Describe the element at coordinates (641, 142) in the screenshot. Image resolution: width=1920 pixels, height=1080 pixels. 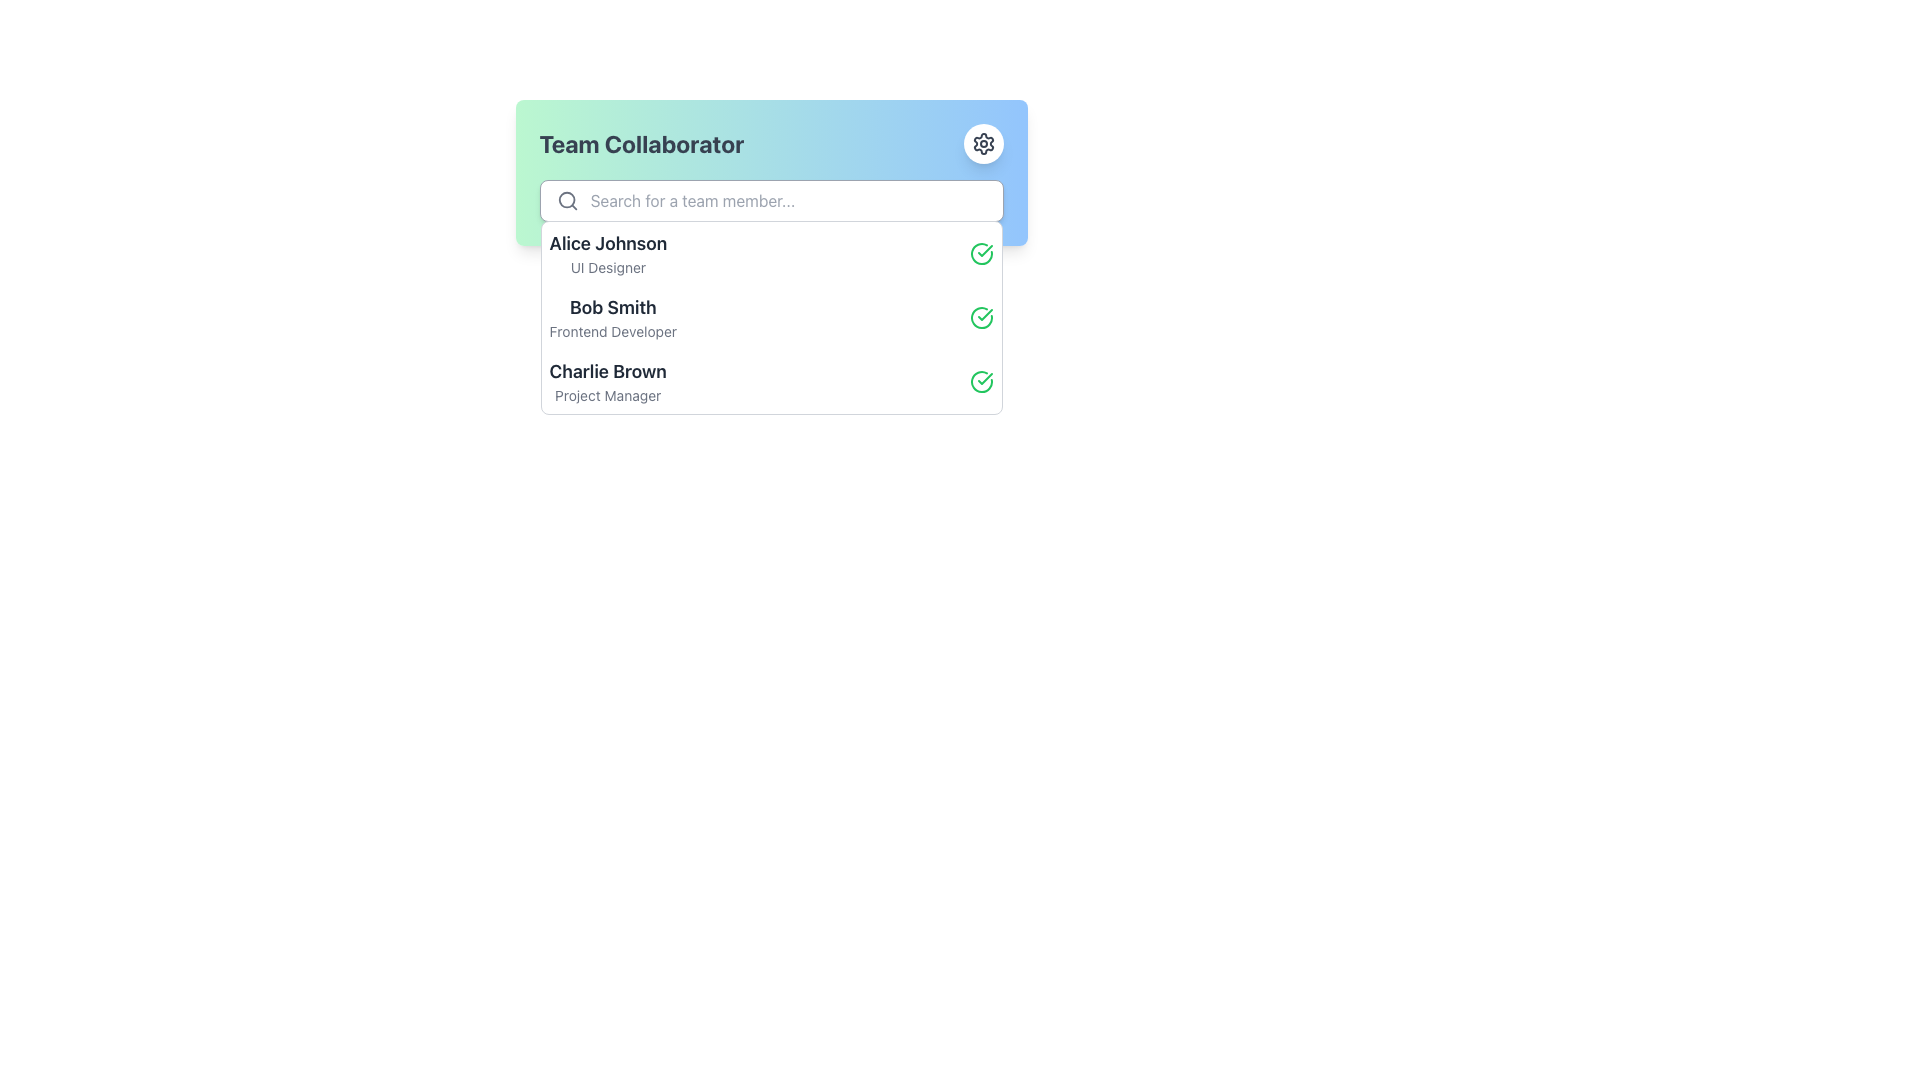
I see `the static text label displaying 'Team Collaborator', which is positioned at the top left of the user interface section, above a search bar and to the left of a gear icon button` at that location.